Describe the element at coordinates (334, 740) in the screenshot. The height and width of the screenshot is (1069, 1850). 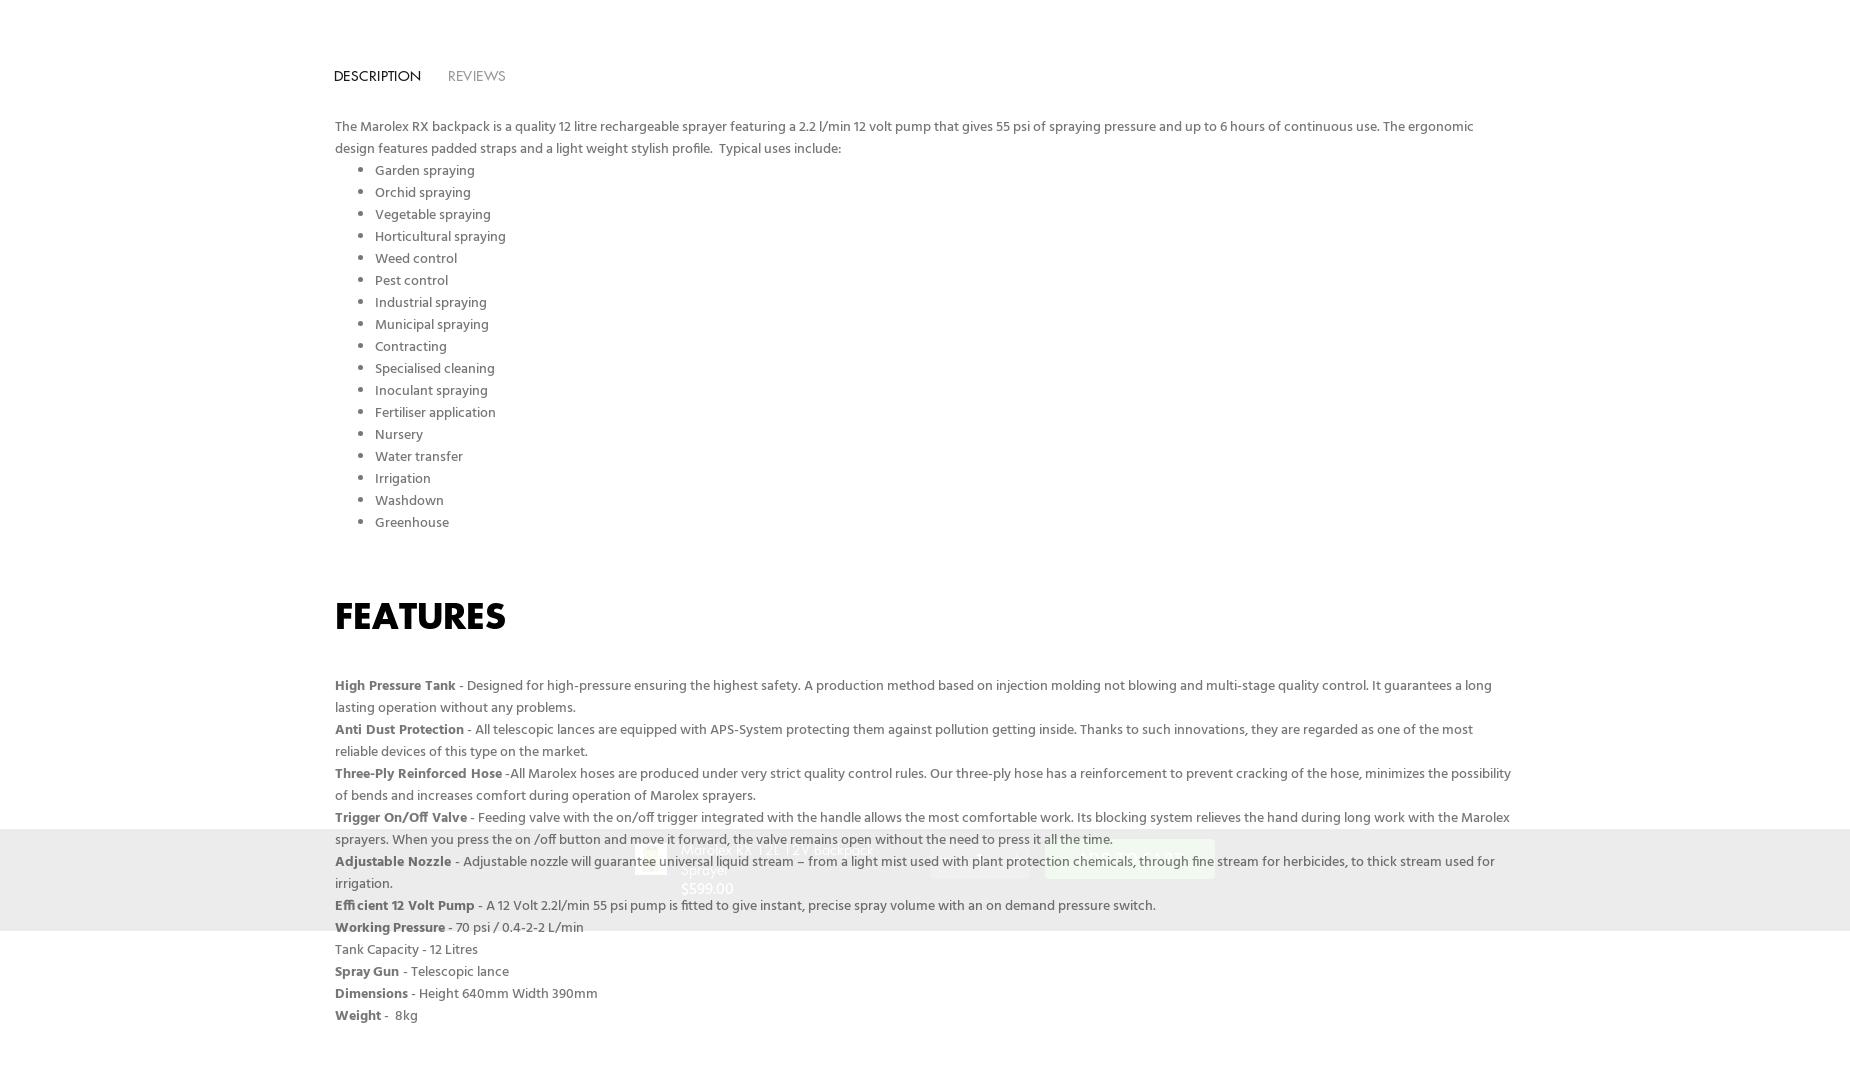
I see `'- All telescopic lances are equipped with APS-System protecting them against pollution getting inside. Thanks to such innovations, they are regarded as one of the most reliable devices of this type on the market.'` at that location.